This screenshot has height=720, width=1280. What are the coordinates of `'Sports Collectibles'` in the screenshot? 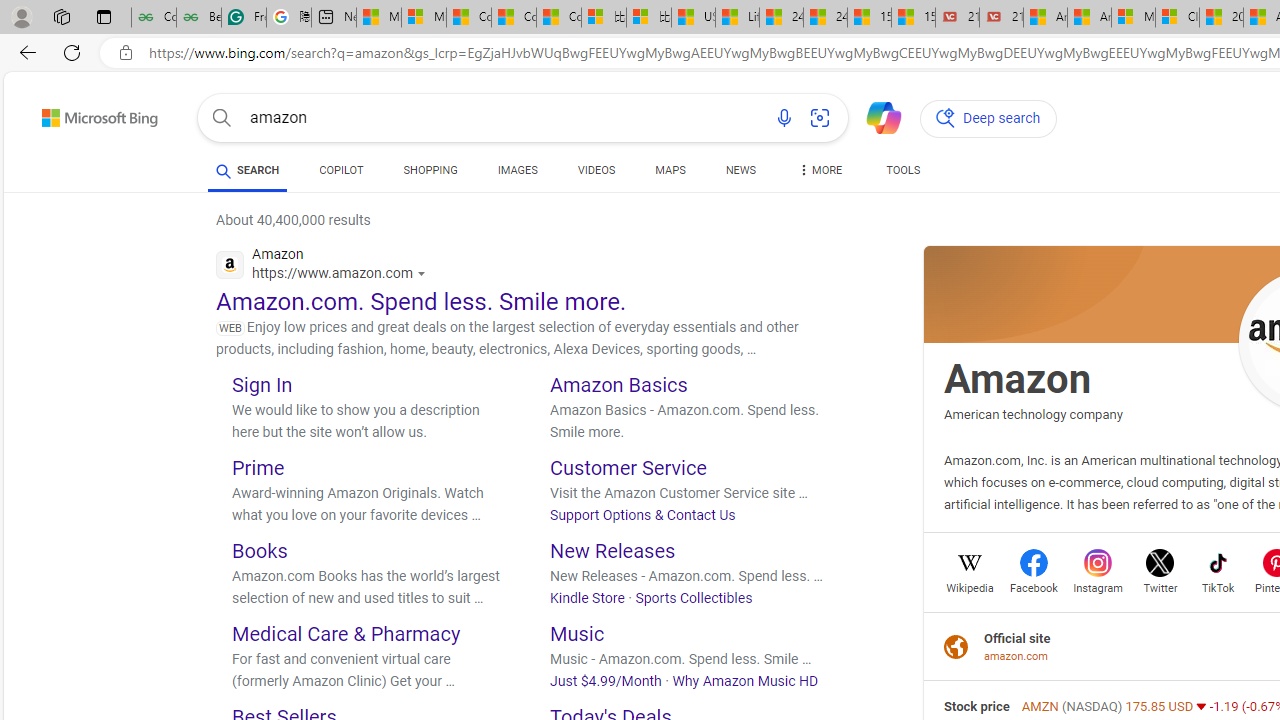 It's located at (693, 596).